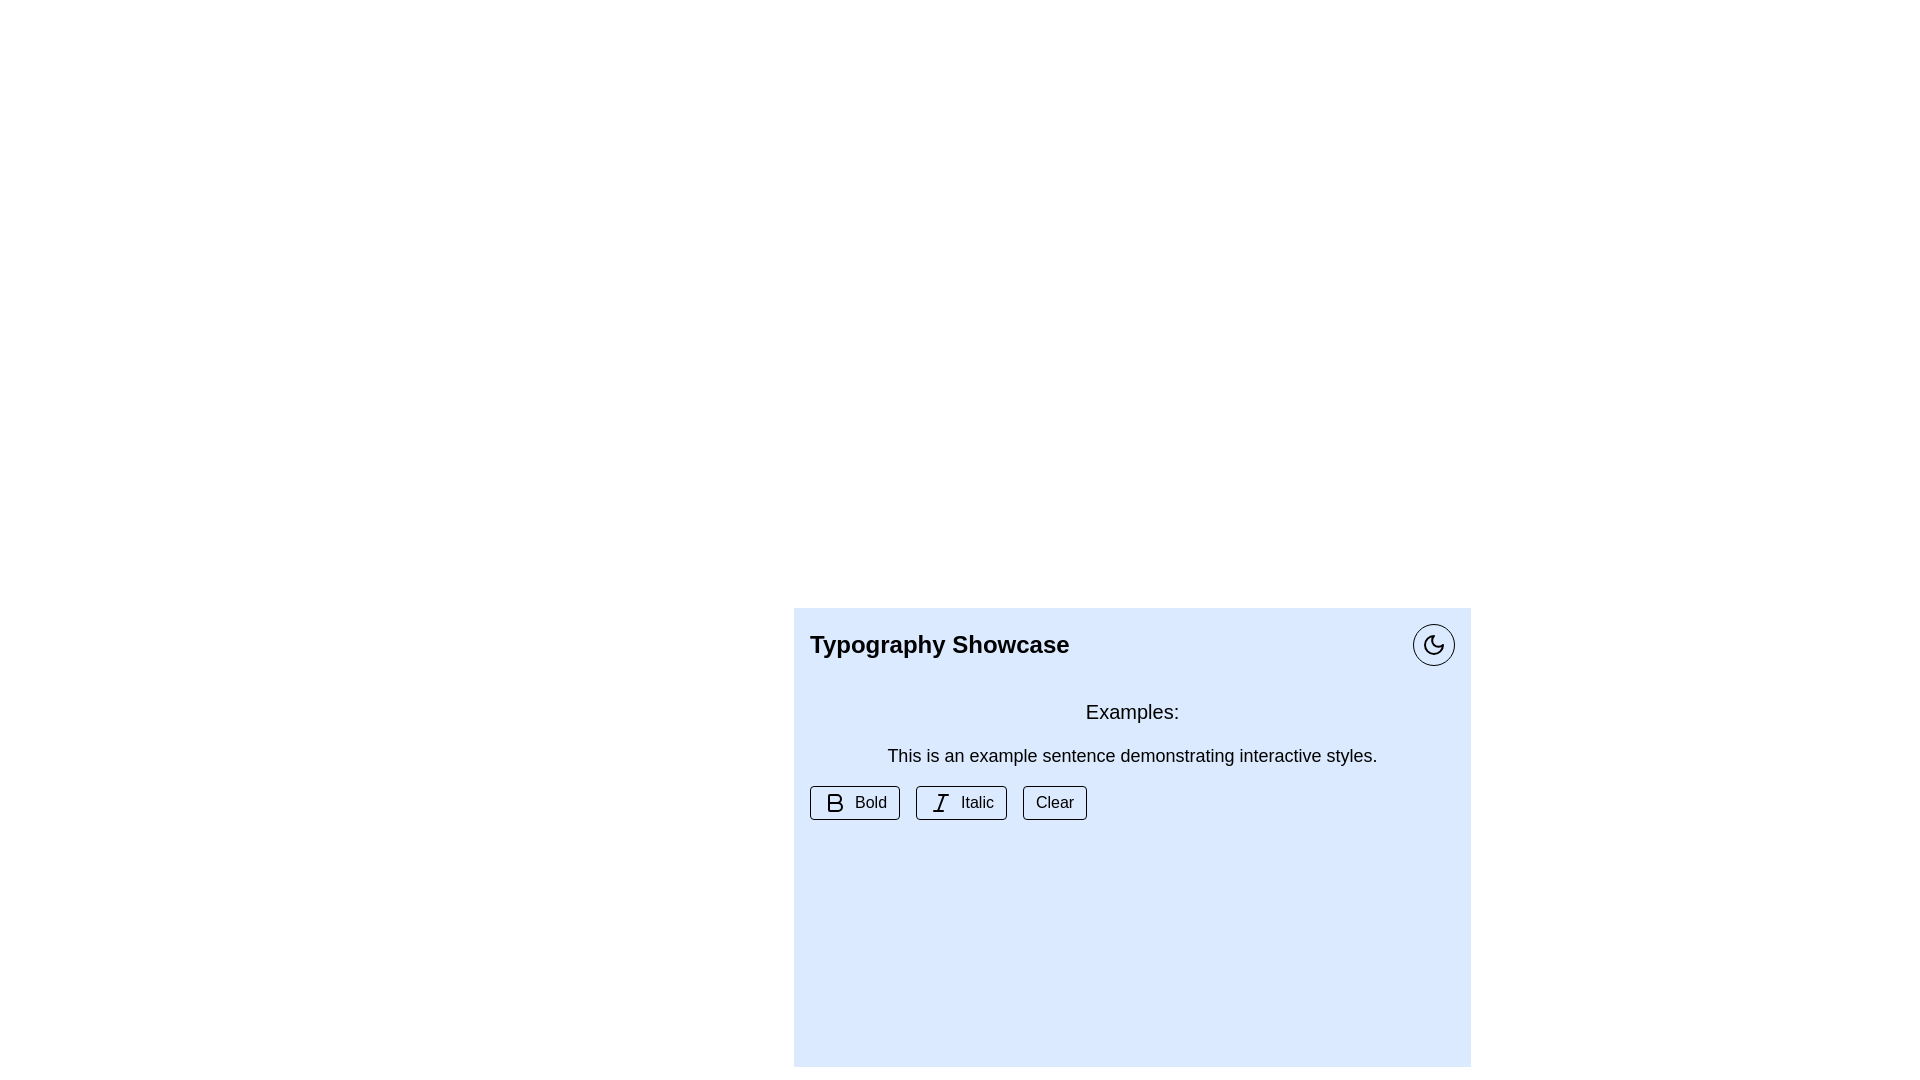 This screenshot has width=1920, height=1080. What do you see at coordinates (961, 801) in the screenshot?
I see `the 'Italic' button, which is a rectangular button with slight rounded corners, containing an italic-styled 'I' icon and the text label 'Italic', positioned centrally between 'Bold' and 'Clear' buttons` at bounding box center [961, 801].